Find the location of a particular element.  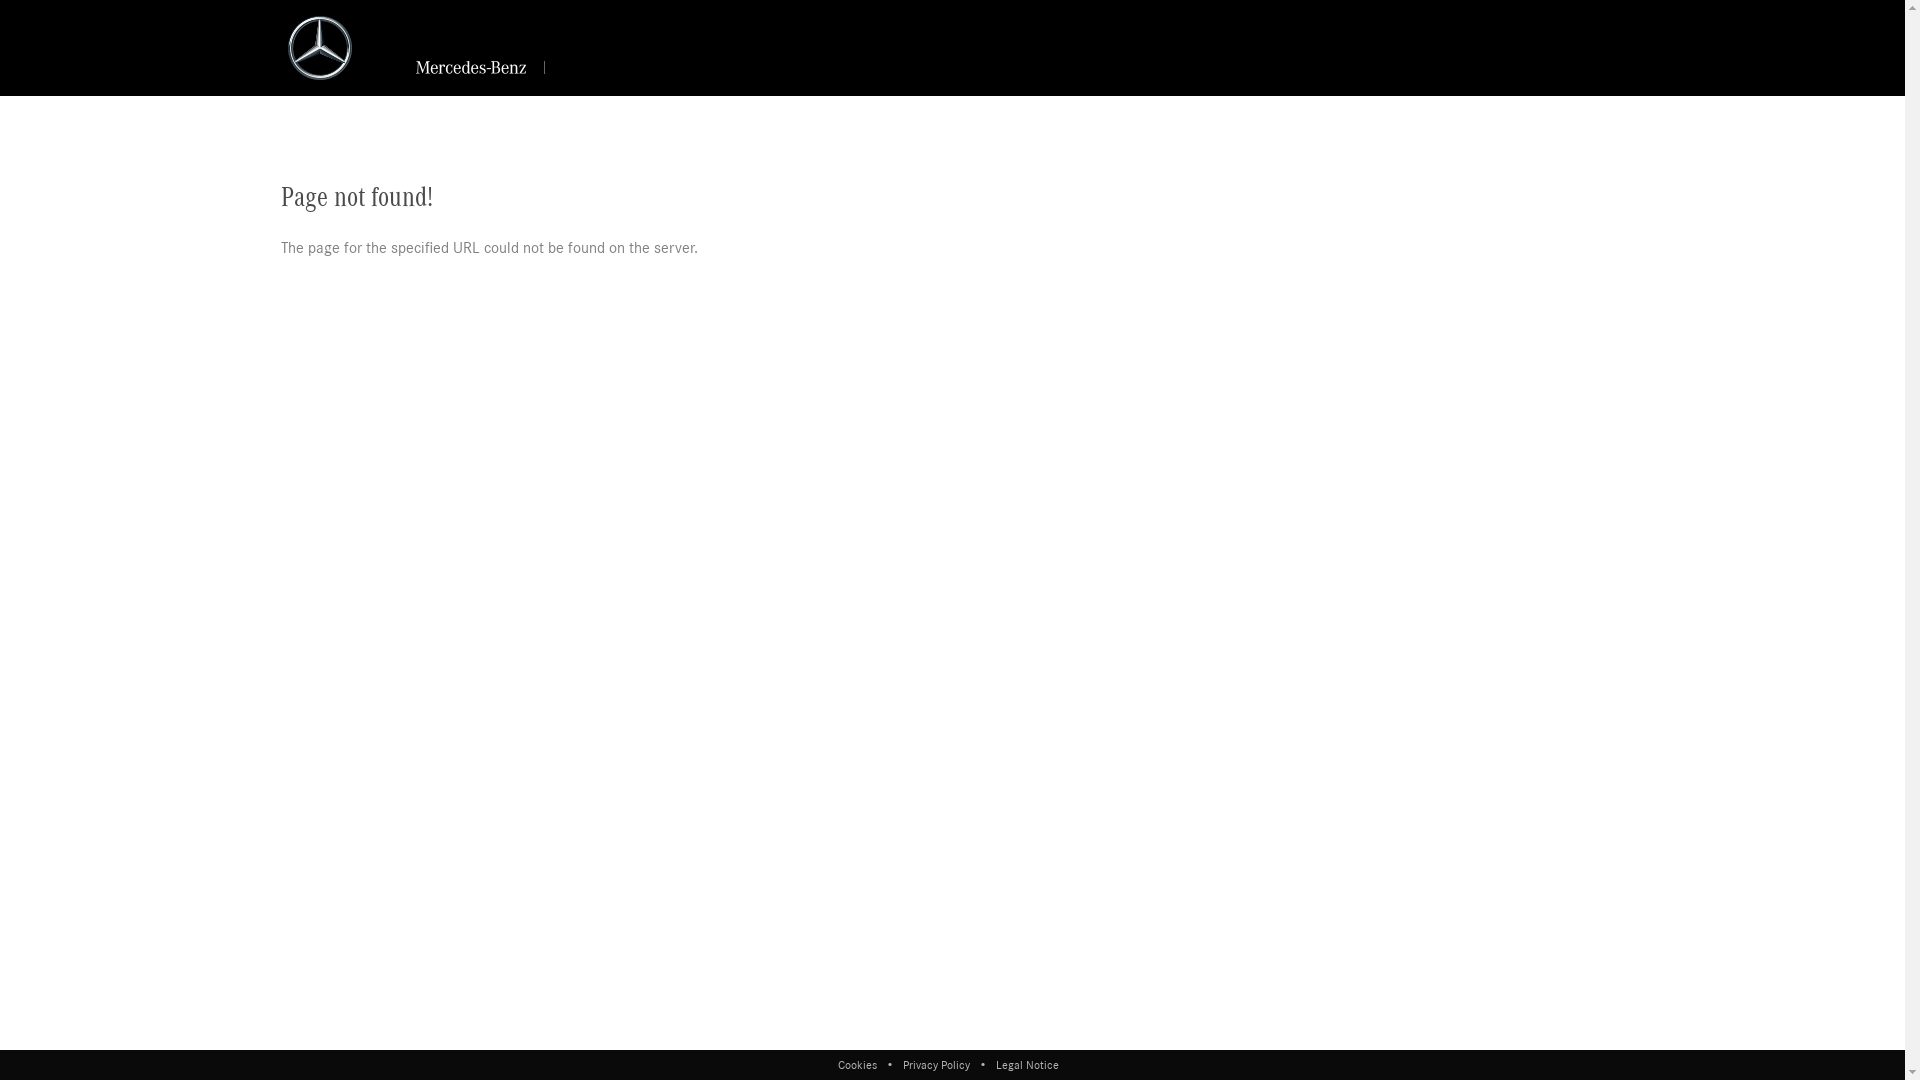

'Cookies' is located at coordinates (862, 1063).